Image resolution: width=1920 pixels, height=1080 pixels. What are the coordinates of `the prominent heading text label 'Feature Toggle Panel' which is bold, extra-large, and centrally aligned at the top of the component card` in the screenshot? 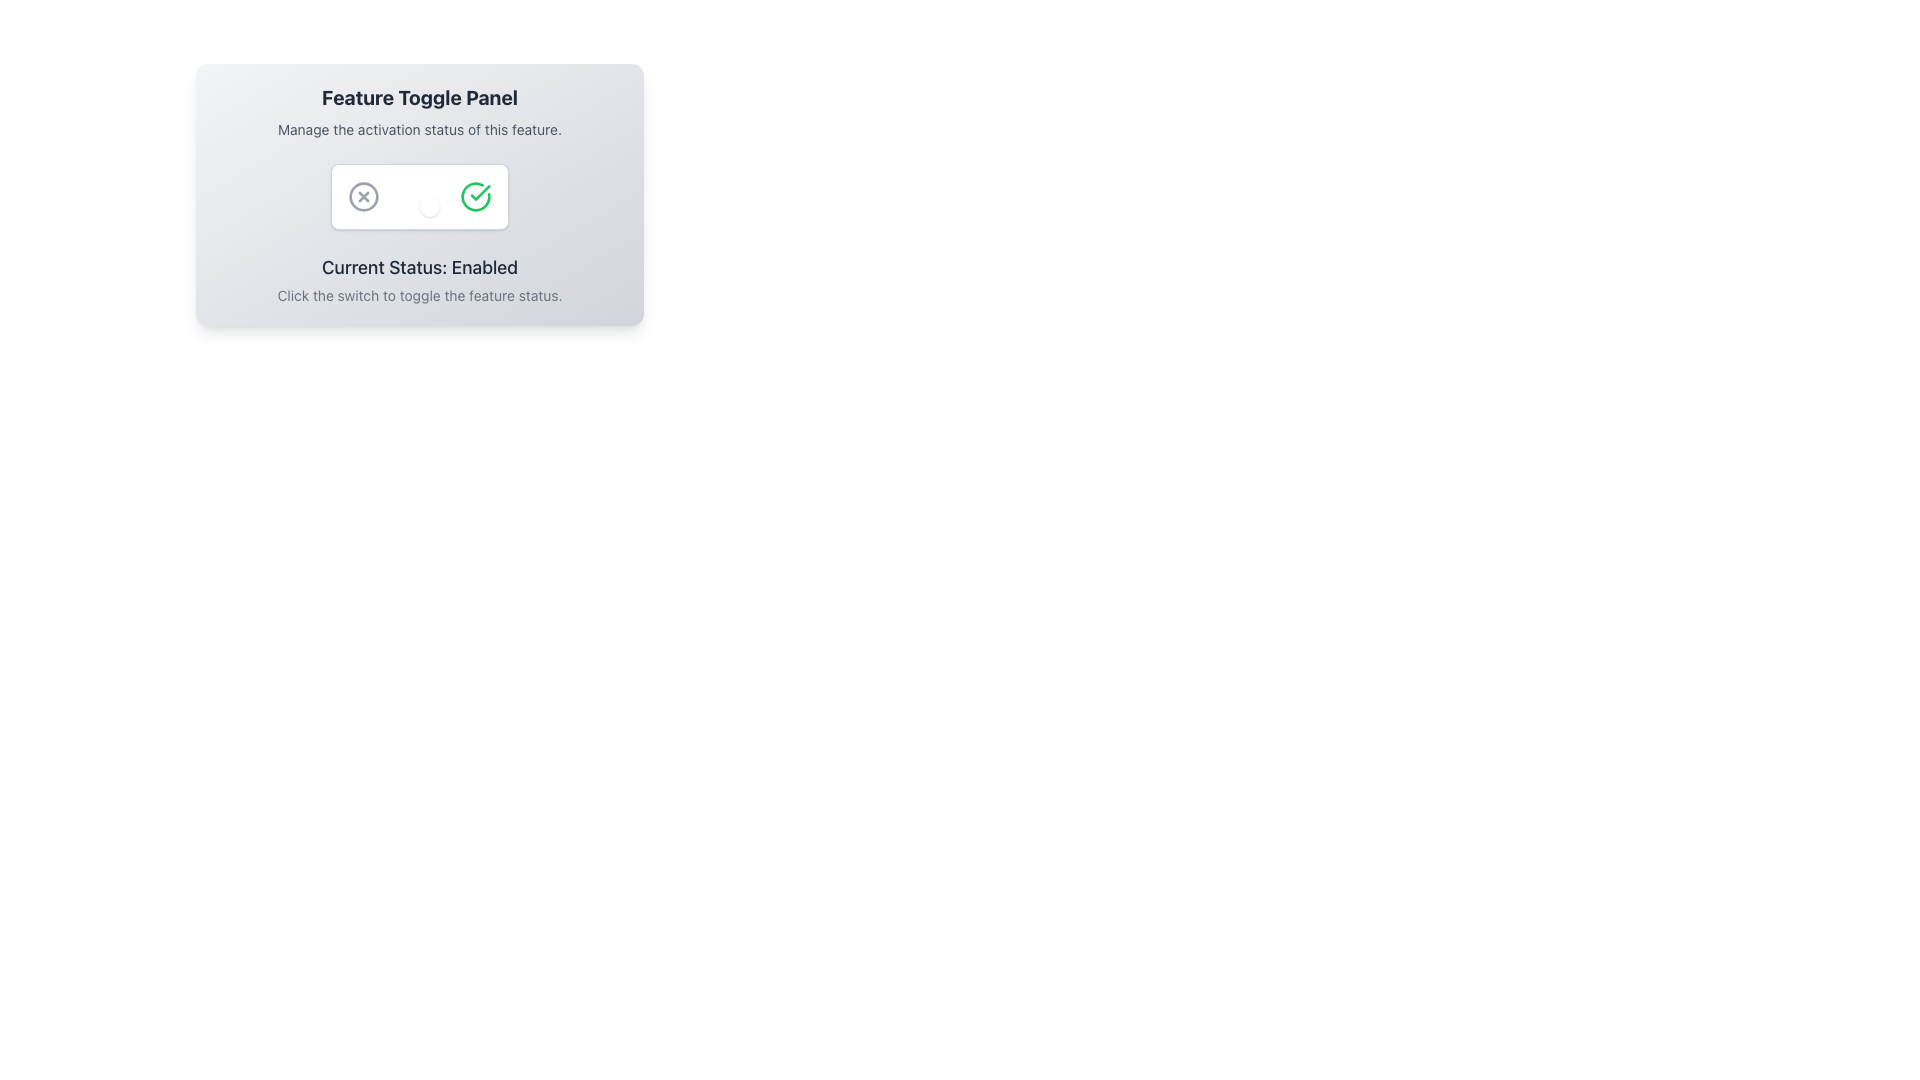 It's located at (418, 97).